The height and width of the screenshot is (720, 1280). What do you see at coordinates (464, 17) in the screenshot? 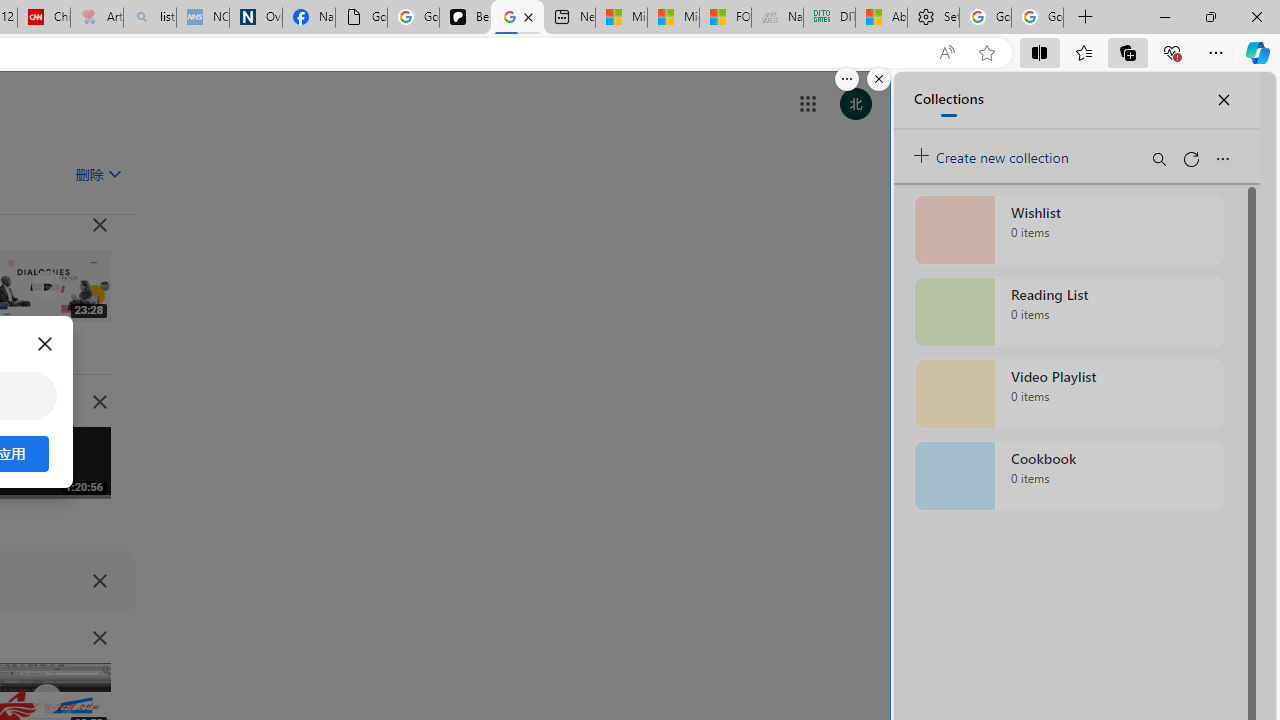
I see `'Be Smart | creating Science videos | Patreon'` at bounding box center [464, 17].